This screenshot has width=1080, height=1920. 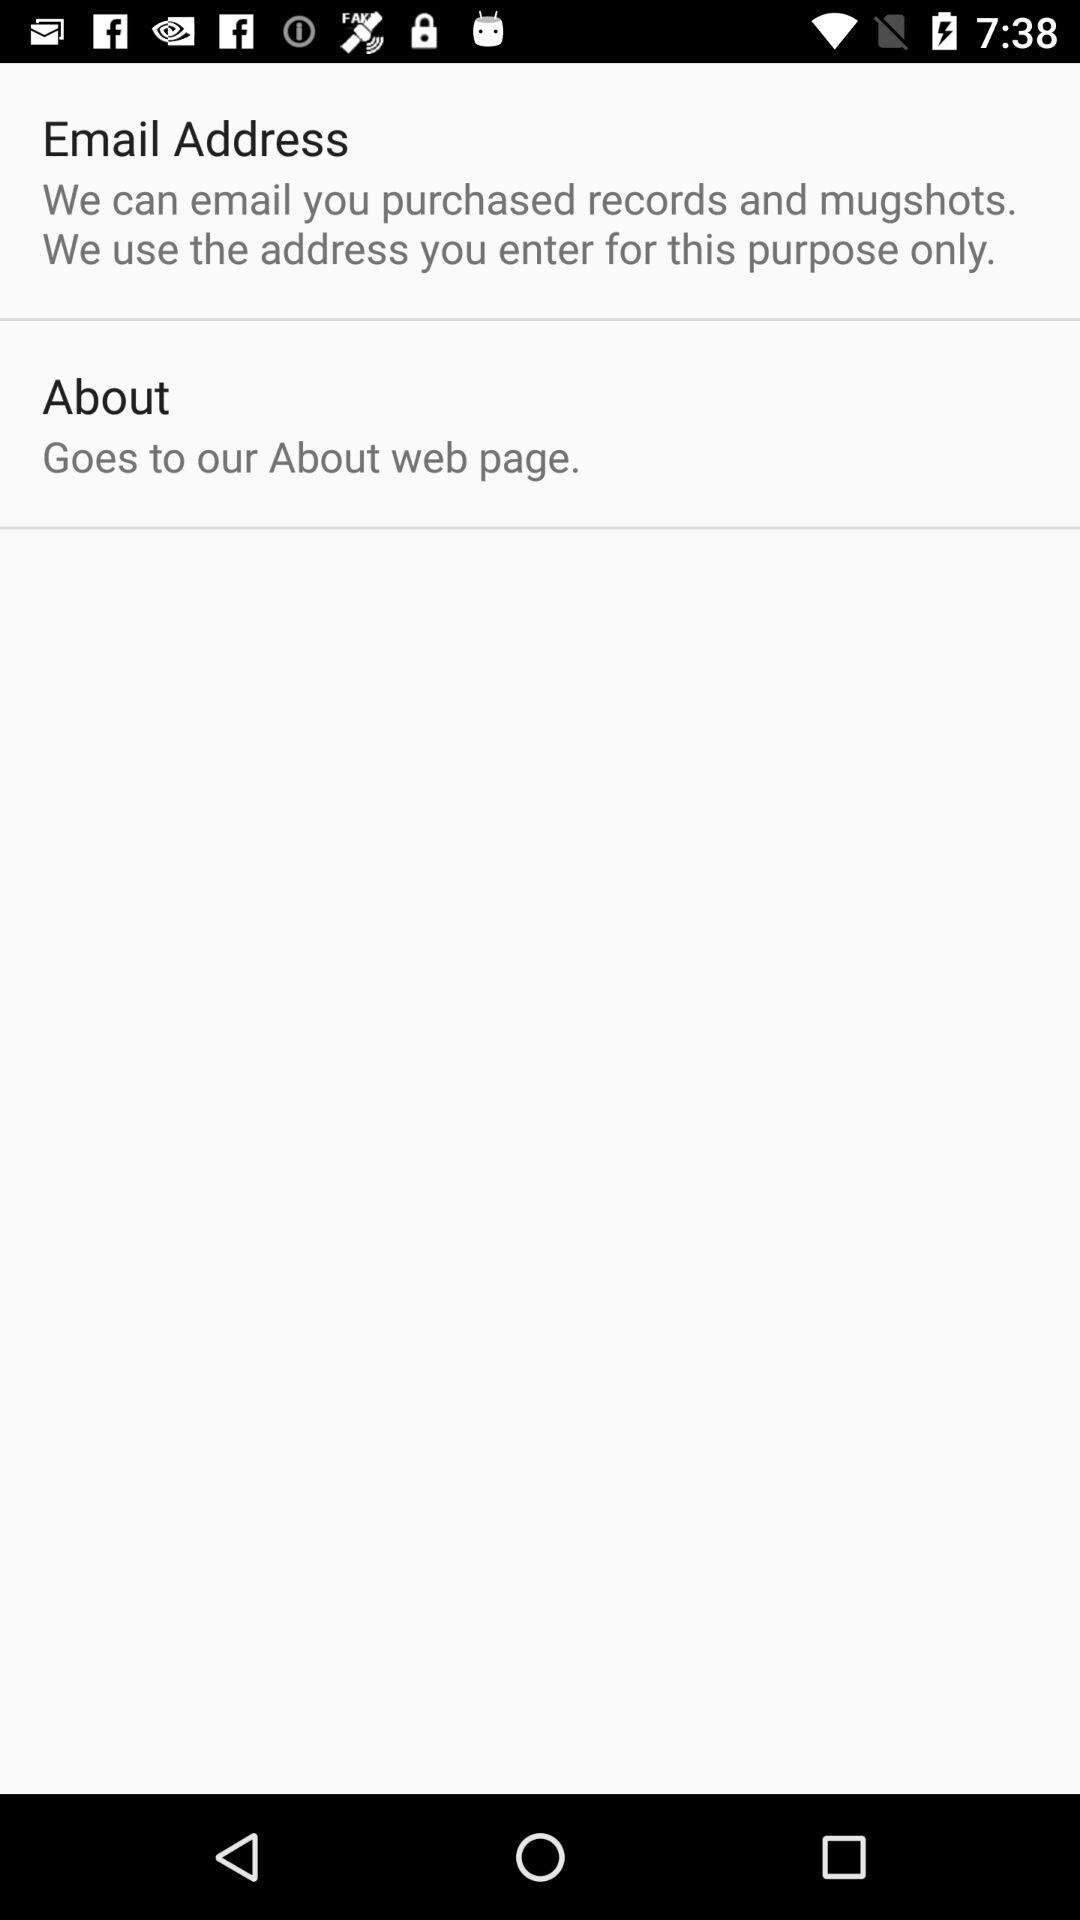 What do you see at coordinates (311, 455) in the screenshot?
I see `goes to our icon` at bounding box center [311, 455].